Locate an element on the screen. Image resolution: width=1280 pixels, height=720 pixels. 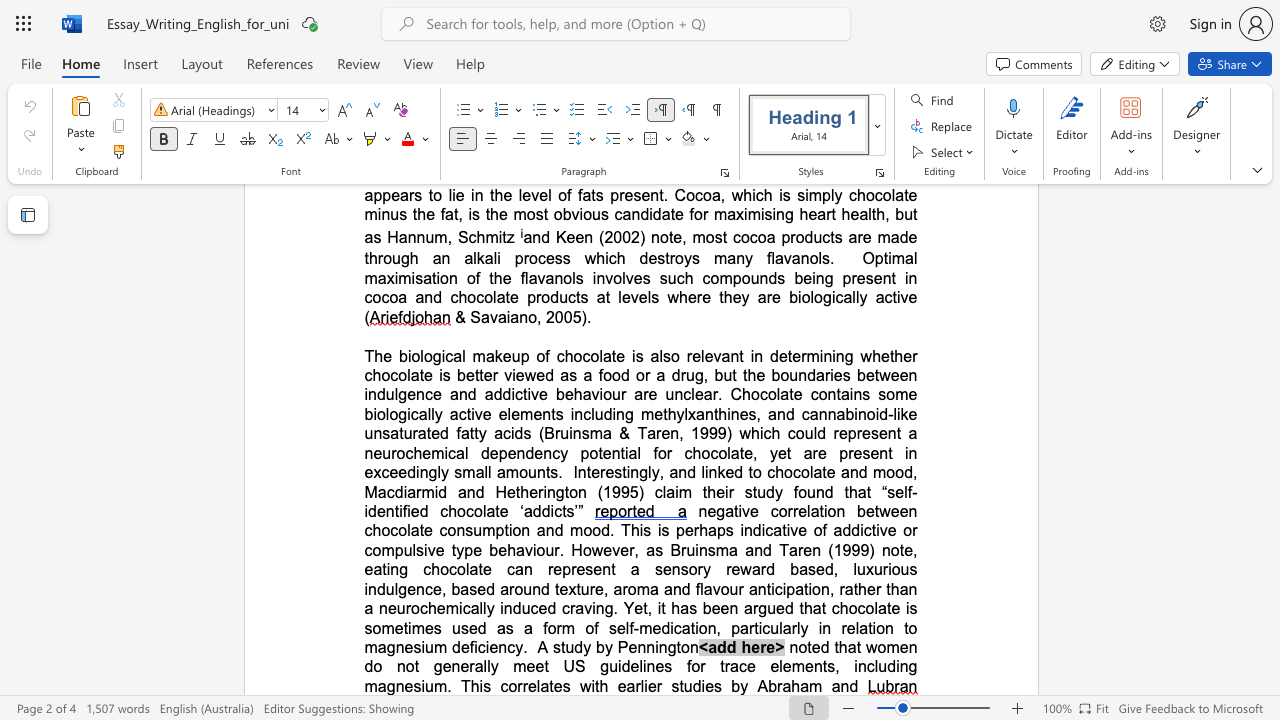
the subset text "by Abraham and" within the text "US guidelines for trace elements, including magnesium. This correlates with earlier studies by Abraham and" is located at coordinates (730, 685).